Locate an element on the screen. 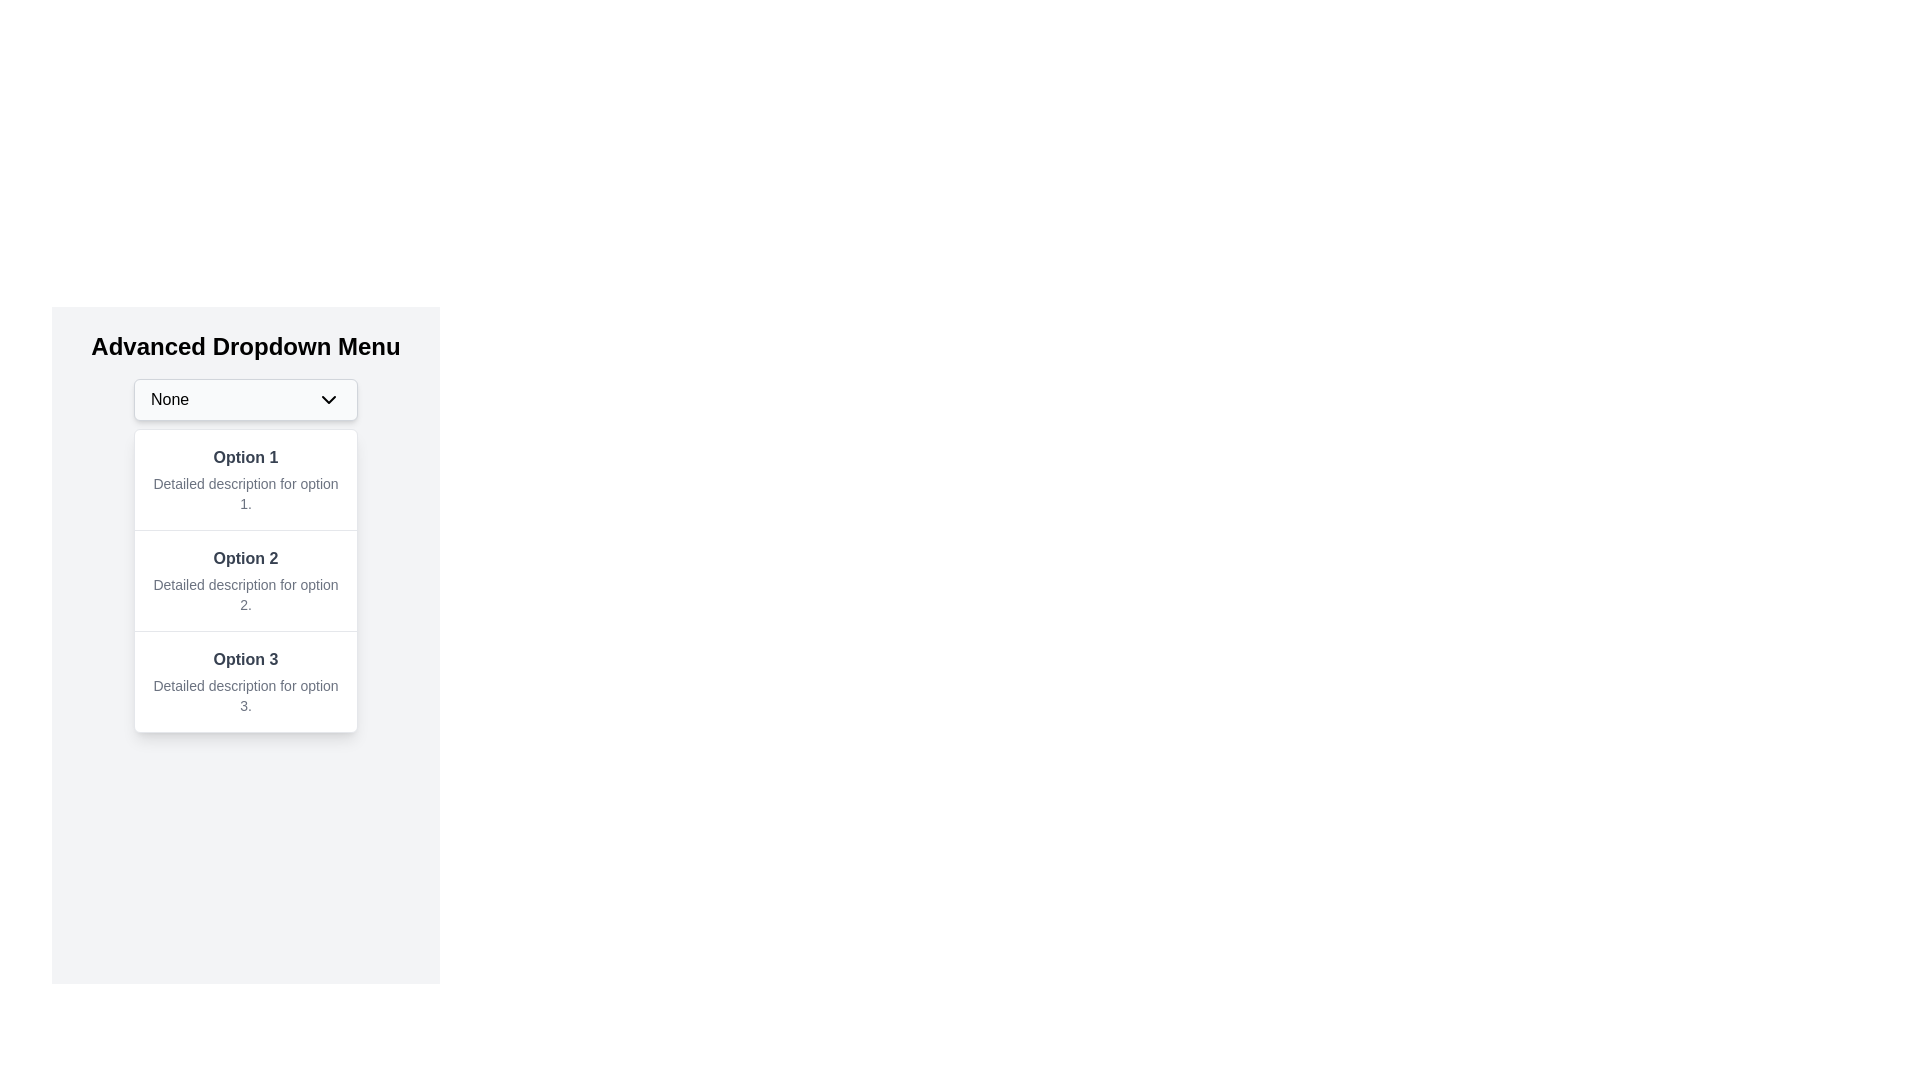  static informational text that displays 'Detailed description for option 1.' located in the first option of the dropdown menu is located at coordinates (244, 493).